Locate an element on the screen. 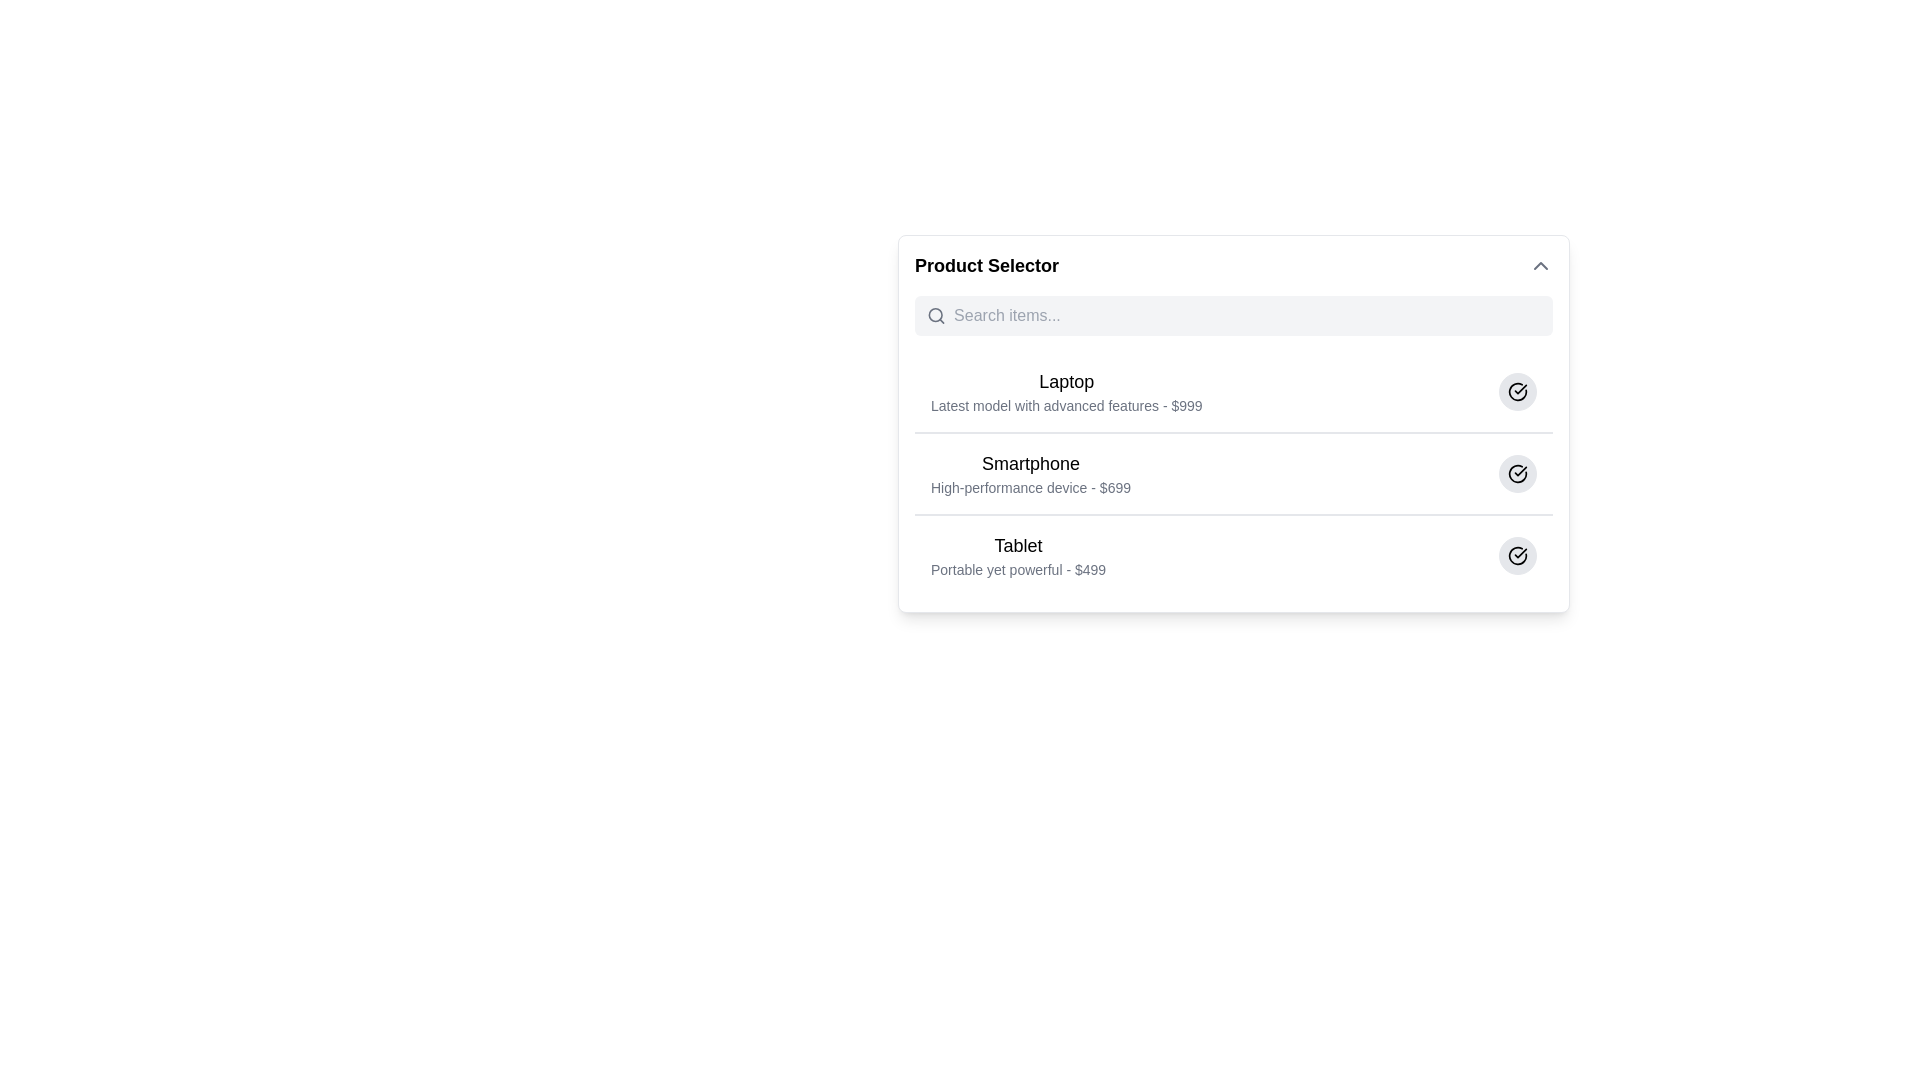 This screenshot has height=1080, width=1920. the upward-pointing gray arrow icon located at the top-right corner of the 'Product Selector' component is located at coordinates (1539, 265).